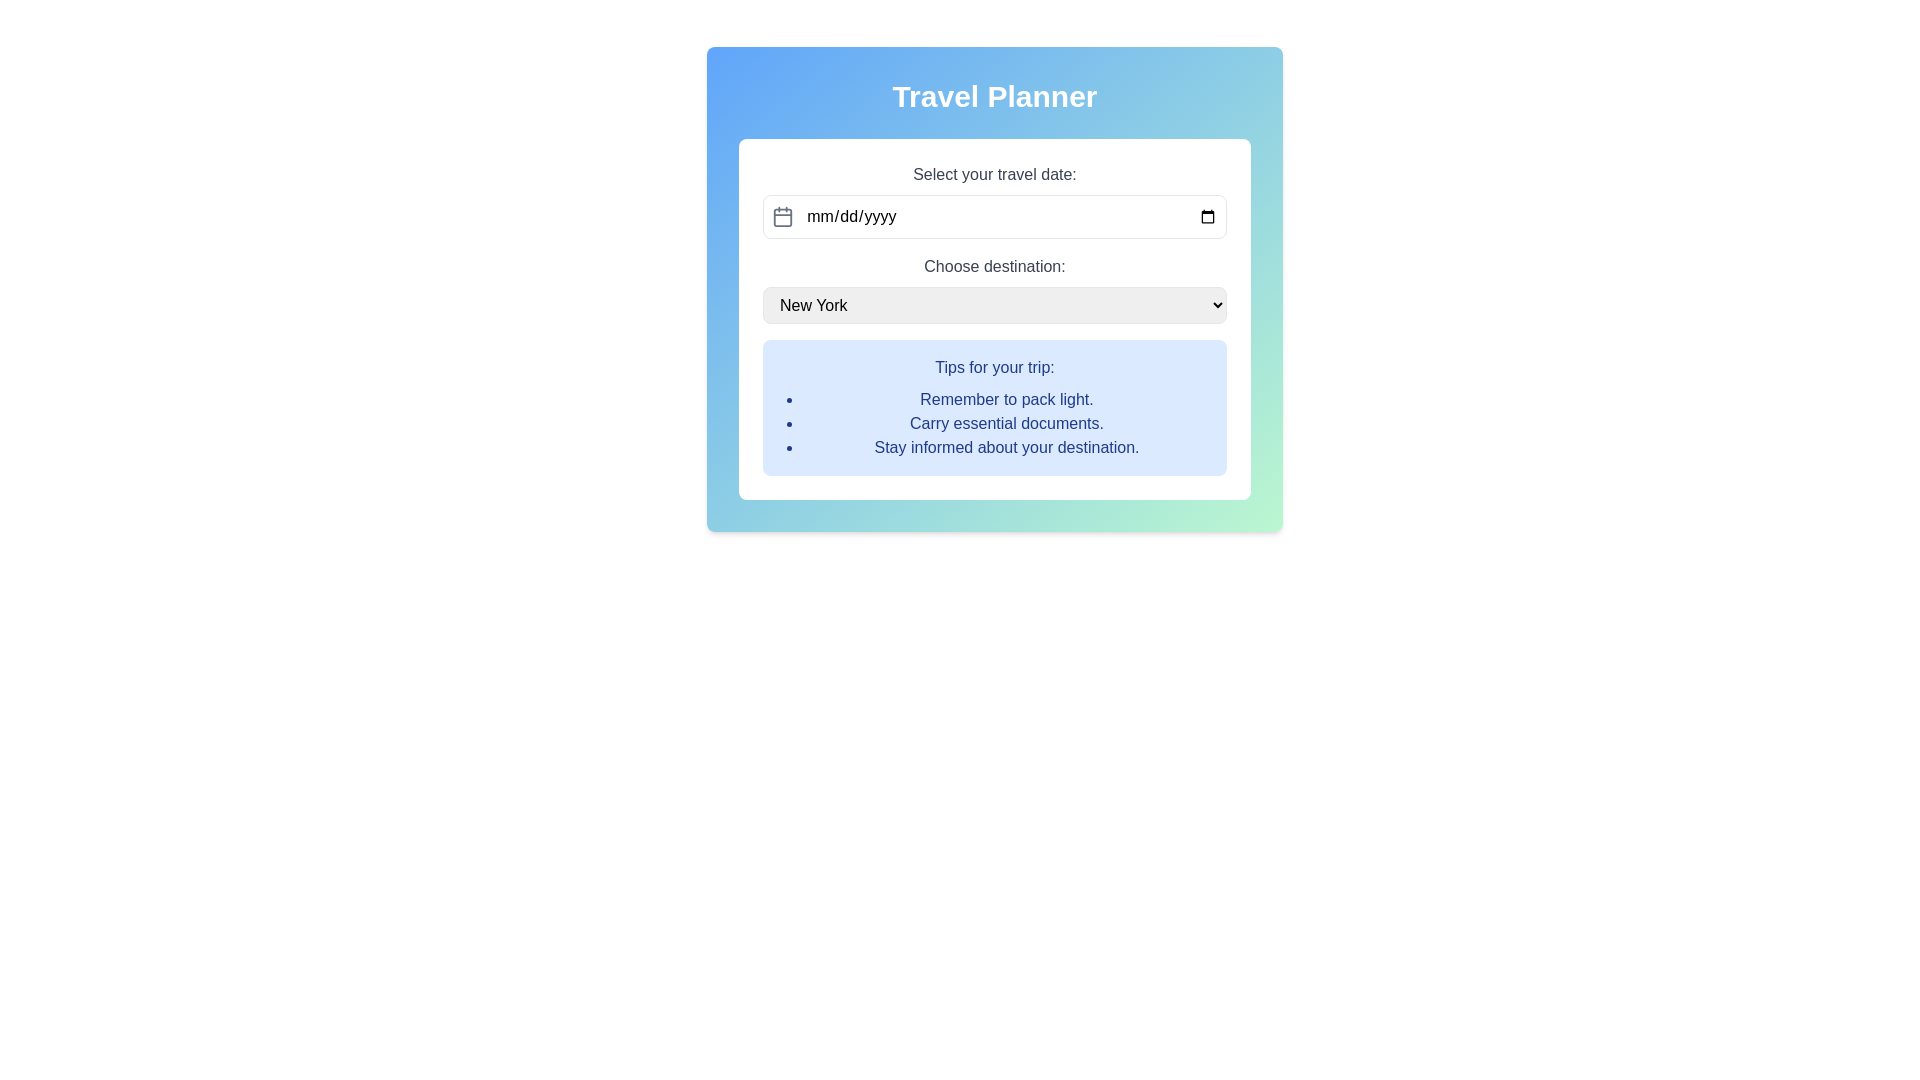 This screenshot has width=1920, height=1080. What do you see at coordinates (1012, 216) in the screenshot?
I see `the Date Input Field in the 'Select your travel date' section` at bounding box center [1012, 216].